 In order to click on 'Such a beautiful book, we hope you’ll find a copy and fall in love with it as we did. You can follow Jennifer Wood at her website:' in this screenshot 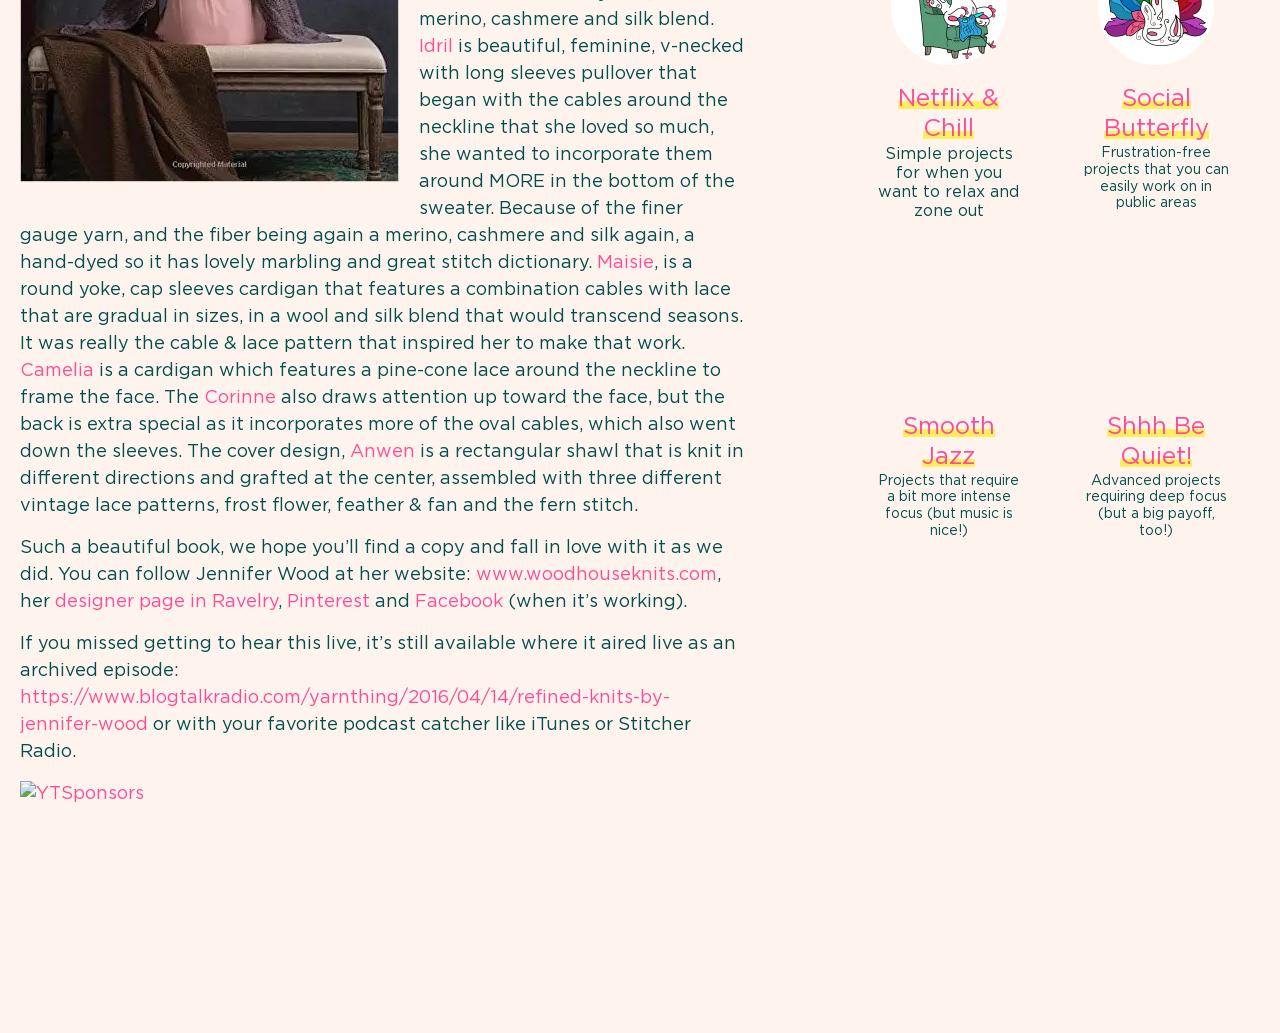, I will do `click(371, 560)`.